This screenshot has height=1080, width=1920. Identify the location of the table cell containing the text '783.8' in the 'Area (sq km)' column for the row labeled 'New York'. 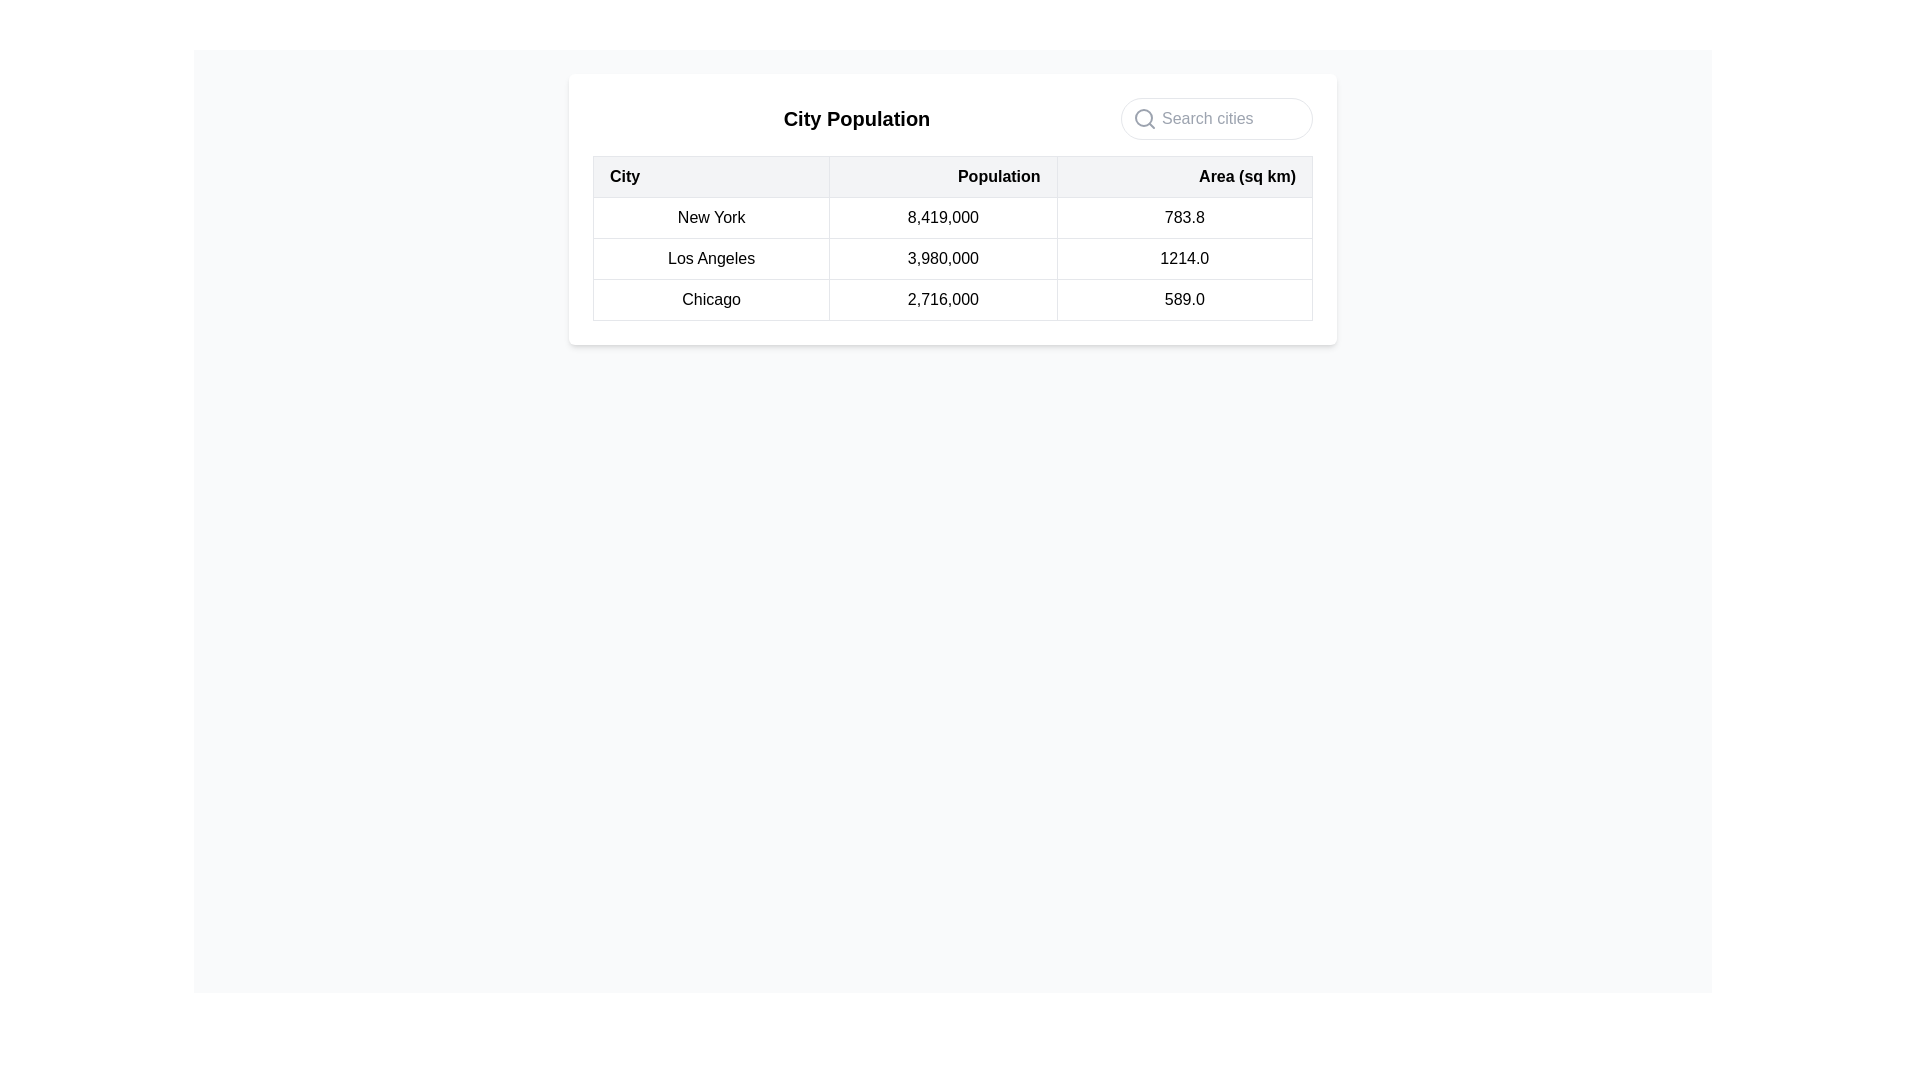
(1184, 218).